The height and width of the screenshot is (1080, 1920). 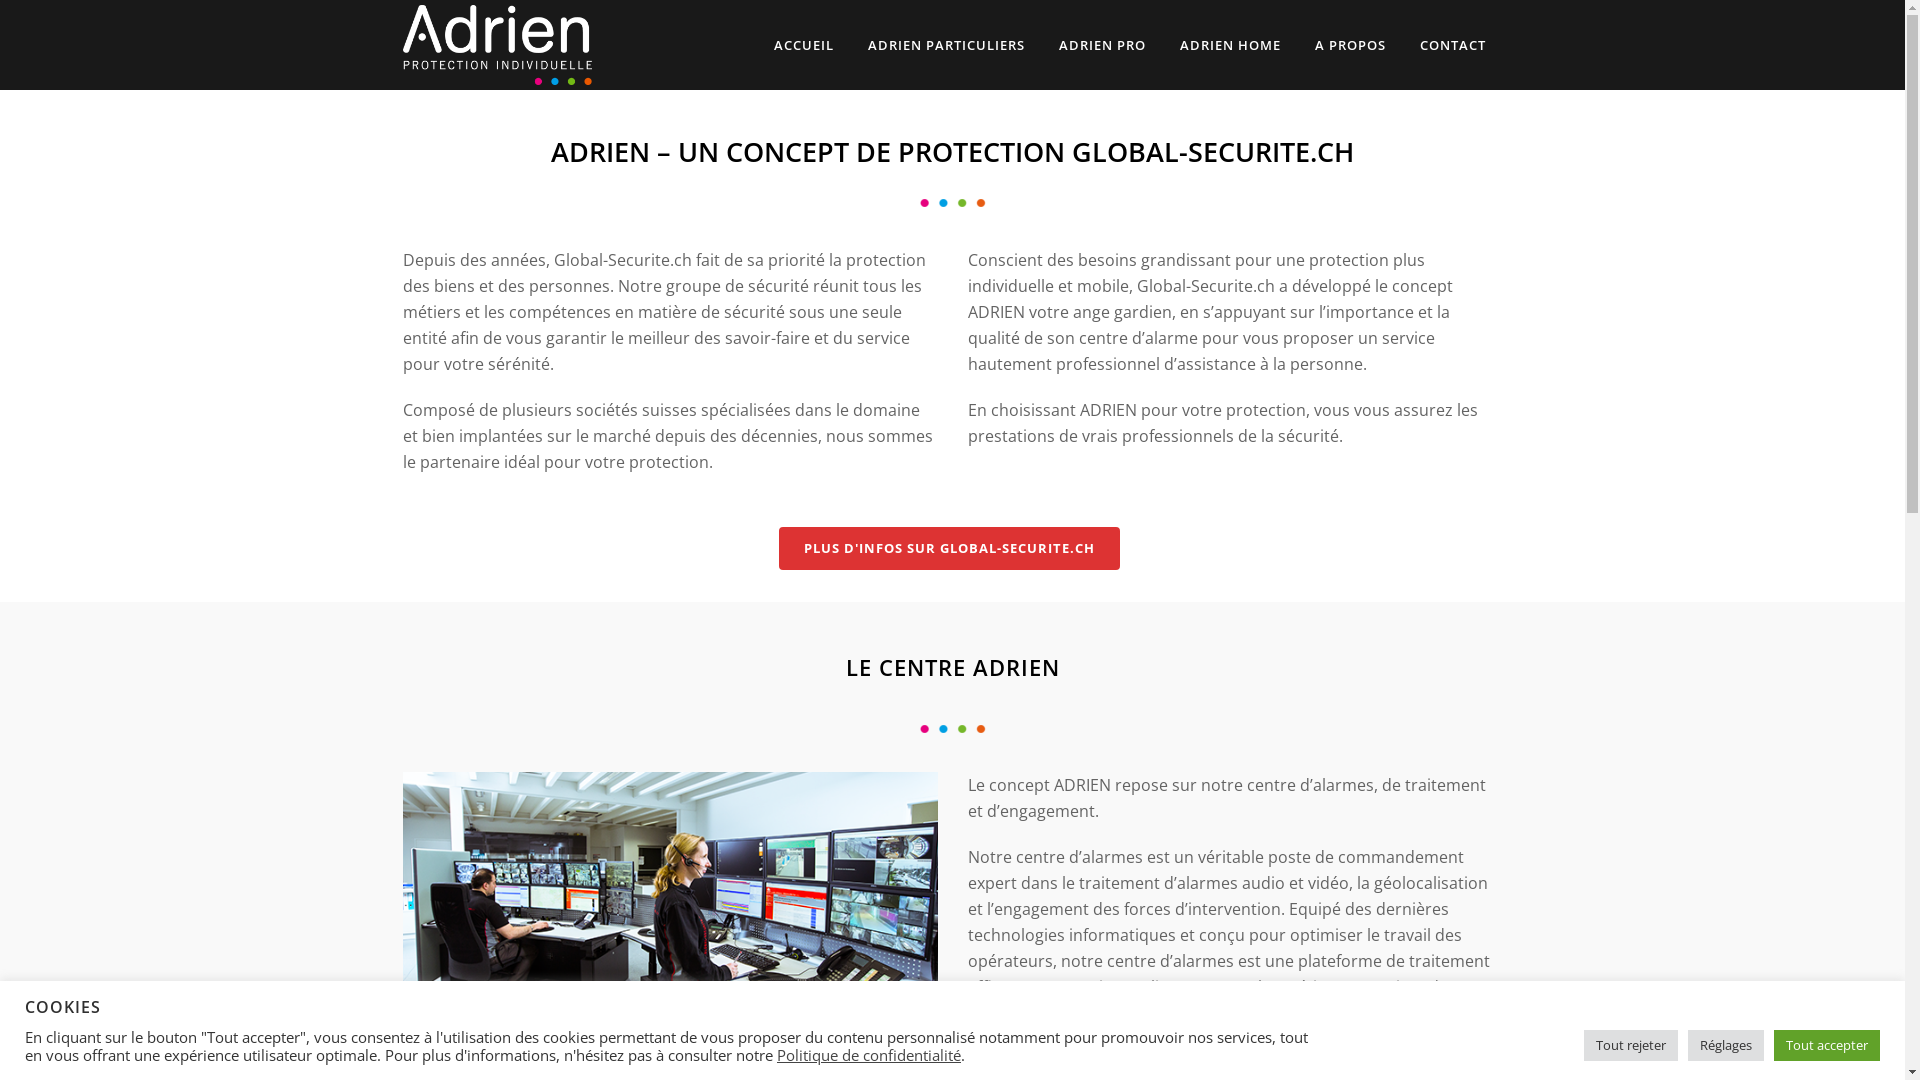 I want to click on 'ADRIEN PARTICULIERS', so click(x=944, y=45).